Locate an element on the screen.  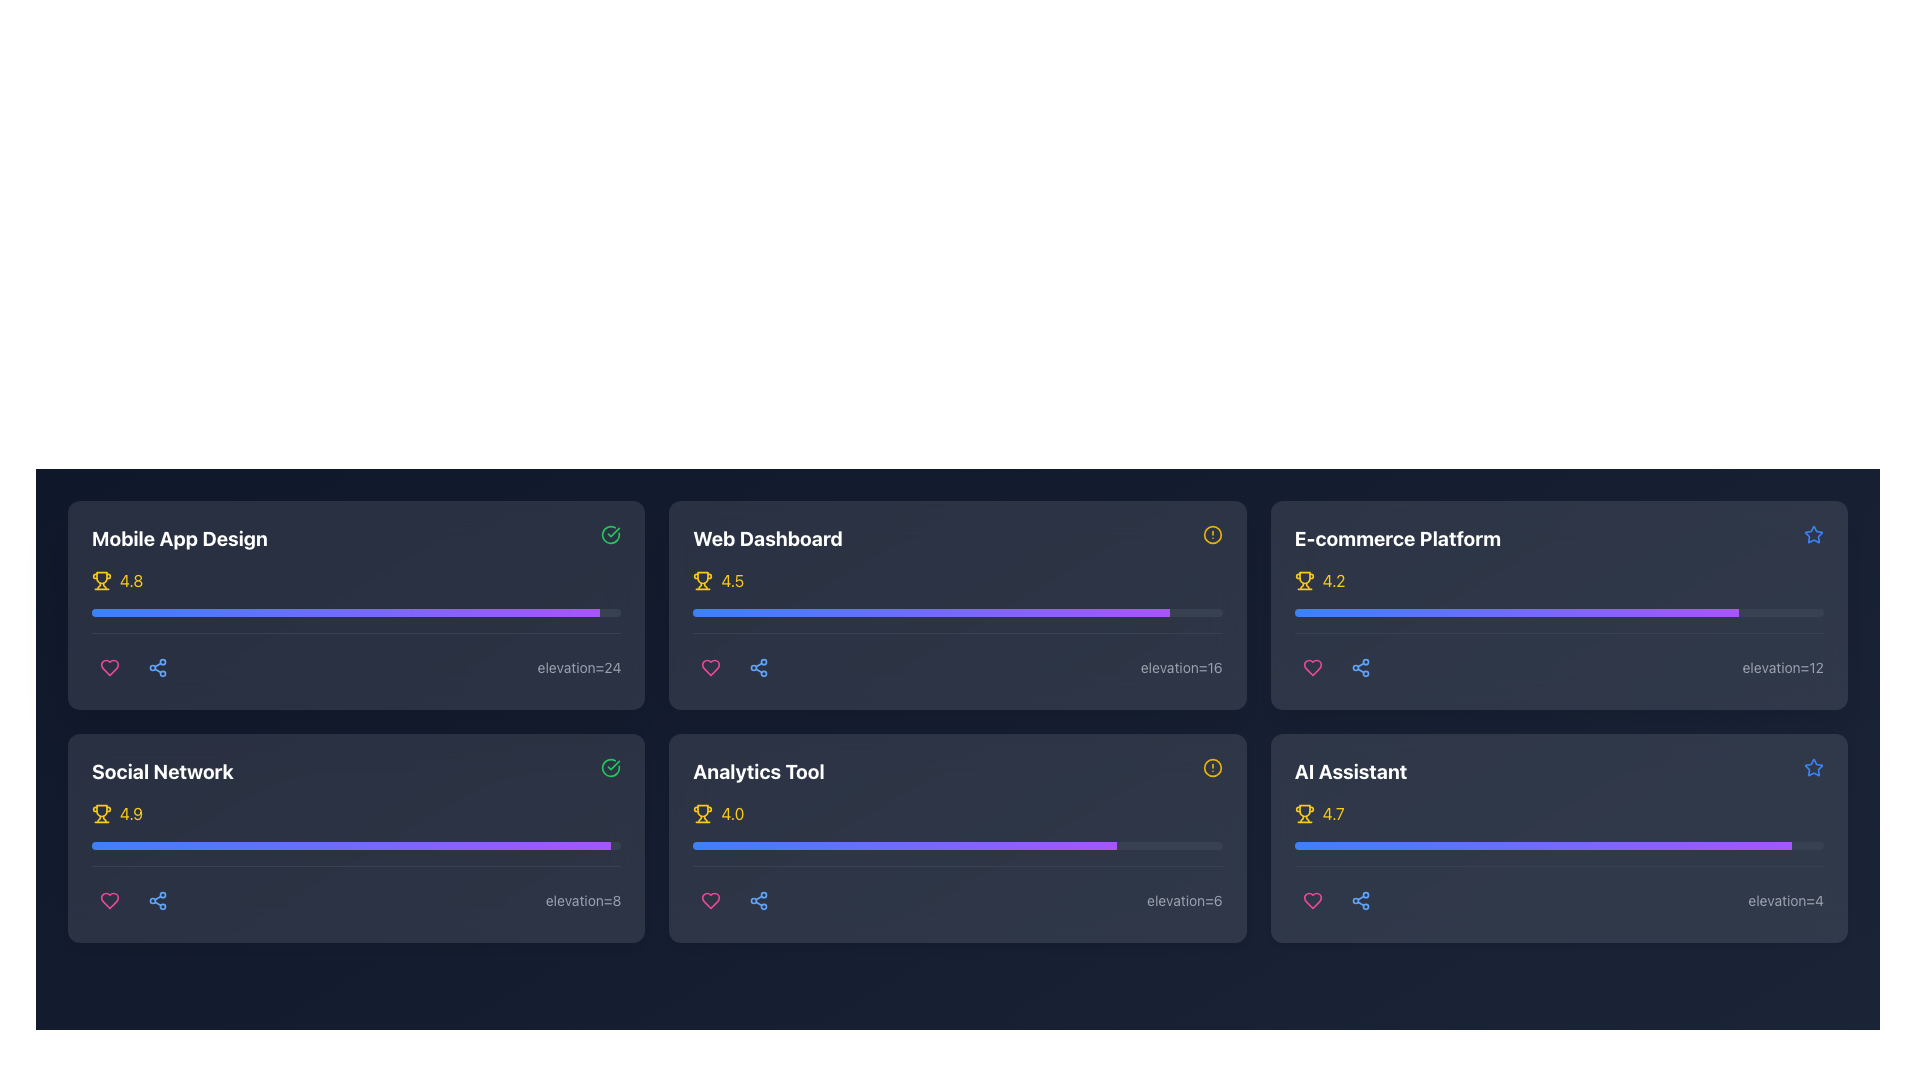
the progress bar value is located at coordinates (1733, 612).